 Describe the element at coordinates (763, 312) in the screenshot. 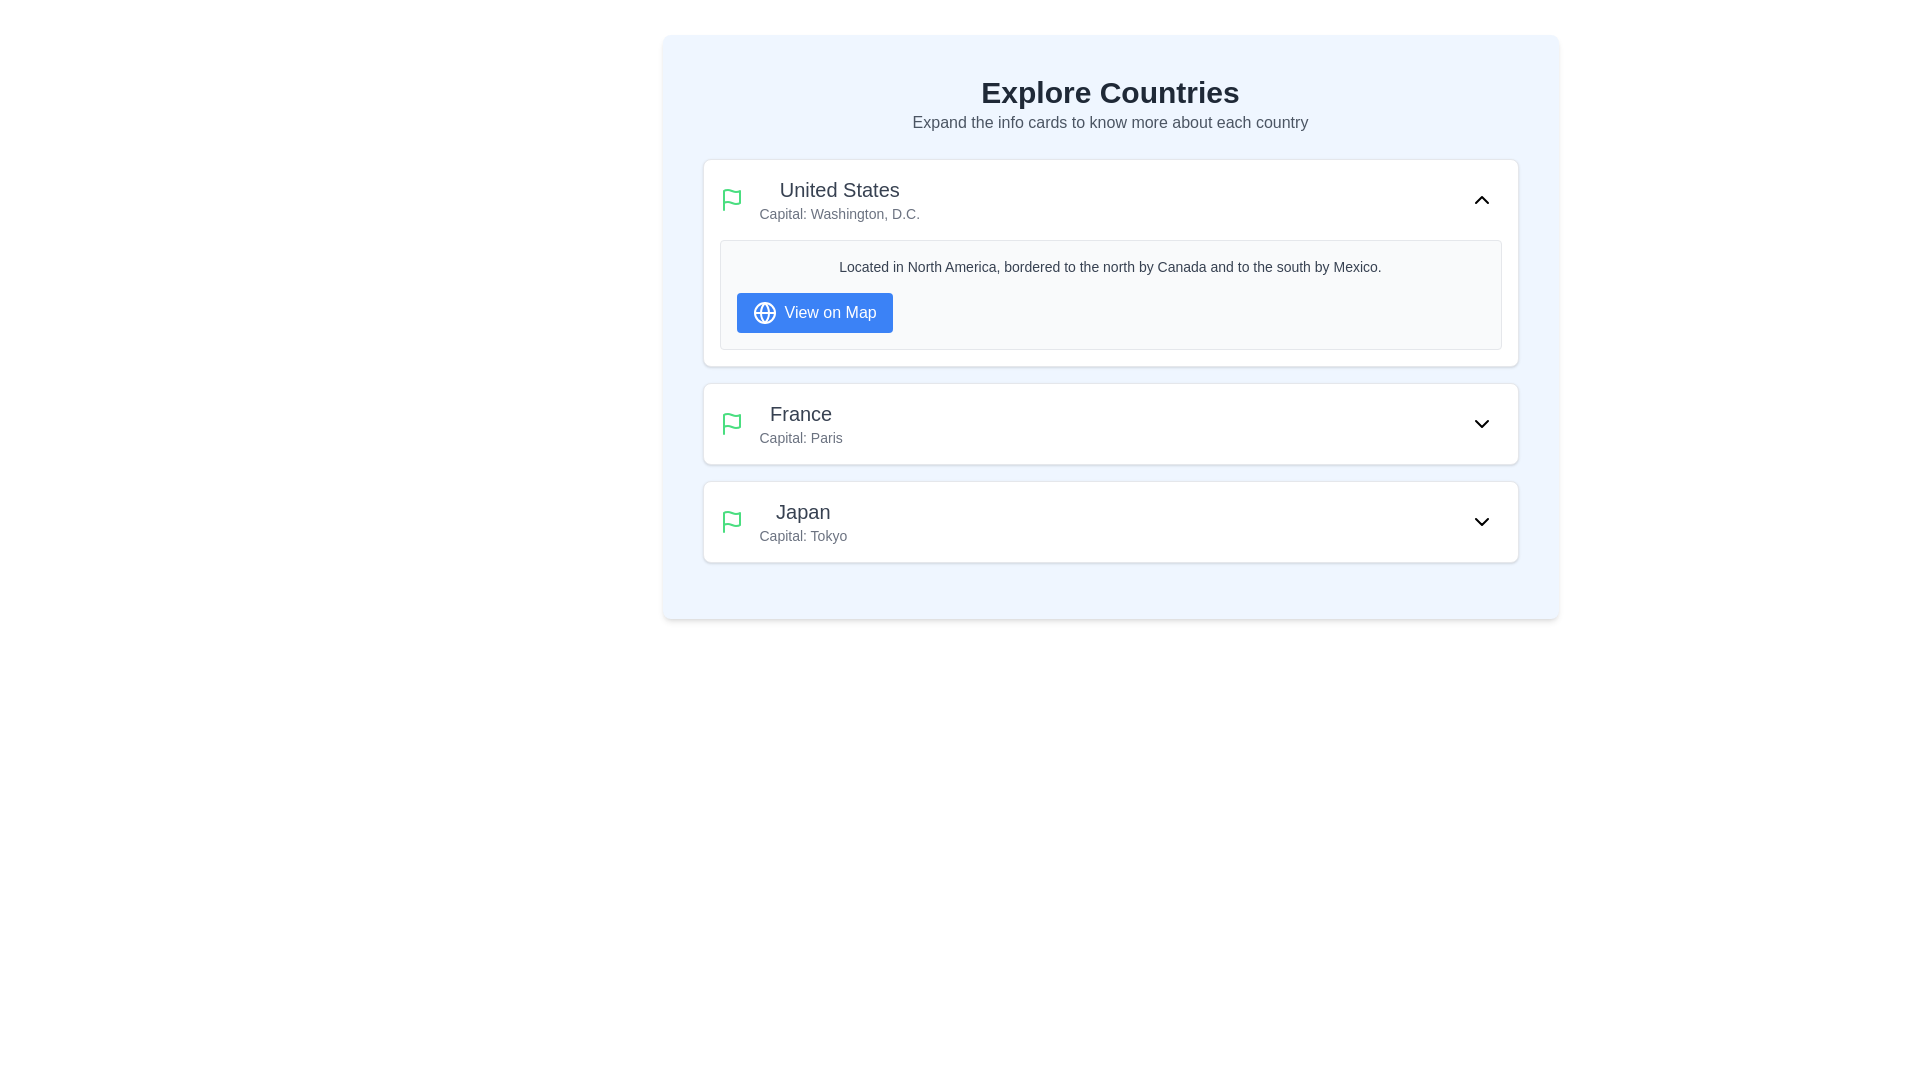

I see `the globe icon SVG located to the left of the 'View on Map' text within the button in the 'United States' section of the interface` at that location.